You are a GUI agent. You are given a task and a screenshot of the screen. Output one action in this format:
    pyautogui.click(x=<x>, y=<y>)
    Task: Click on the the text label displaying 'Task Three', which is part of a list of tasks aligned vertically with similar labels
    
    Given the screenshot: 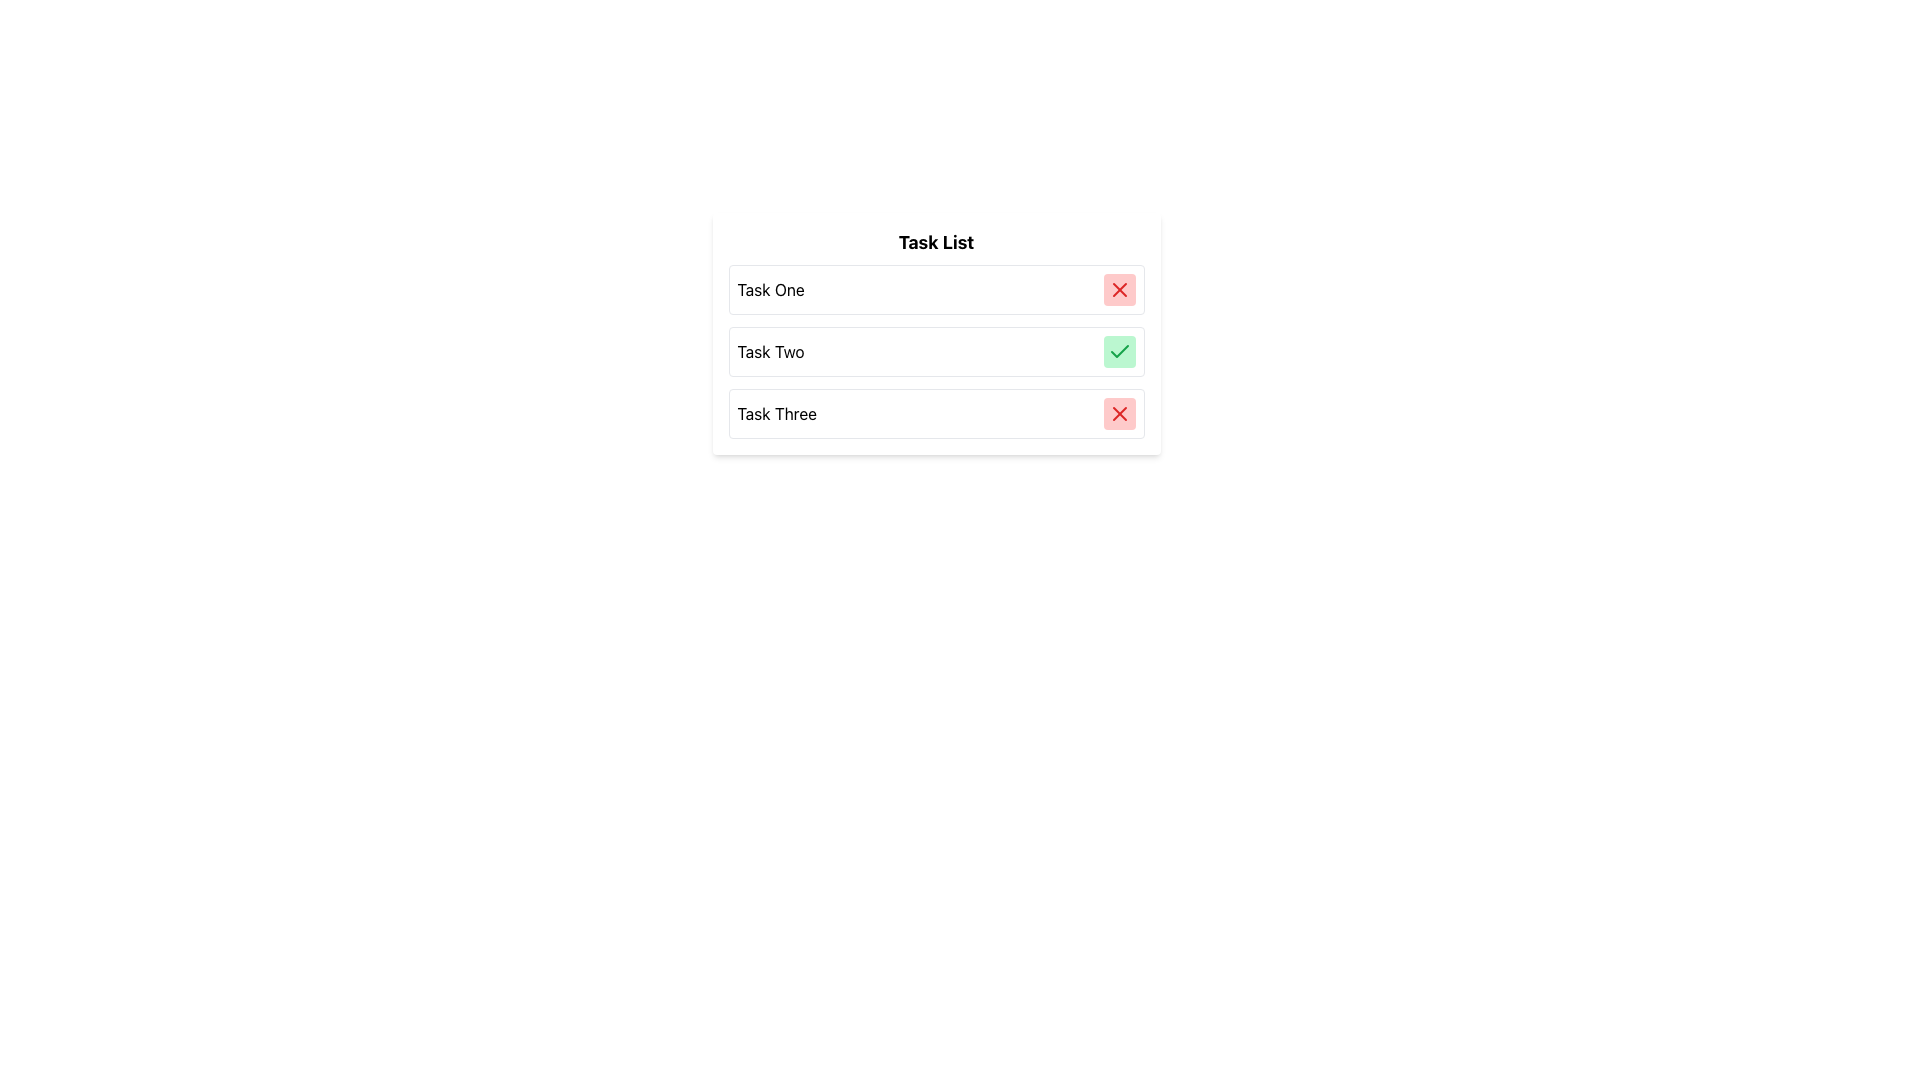 What is the action you would take?
    pyautogui.click(x=776, y=412)
    